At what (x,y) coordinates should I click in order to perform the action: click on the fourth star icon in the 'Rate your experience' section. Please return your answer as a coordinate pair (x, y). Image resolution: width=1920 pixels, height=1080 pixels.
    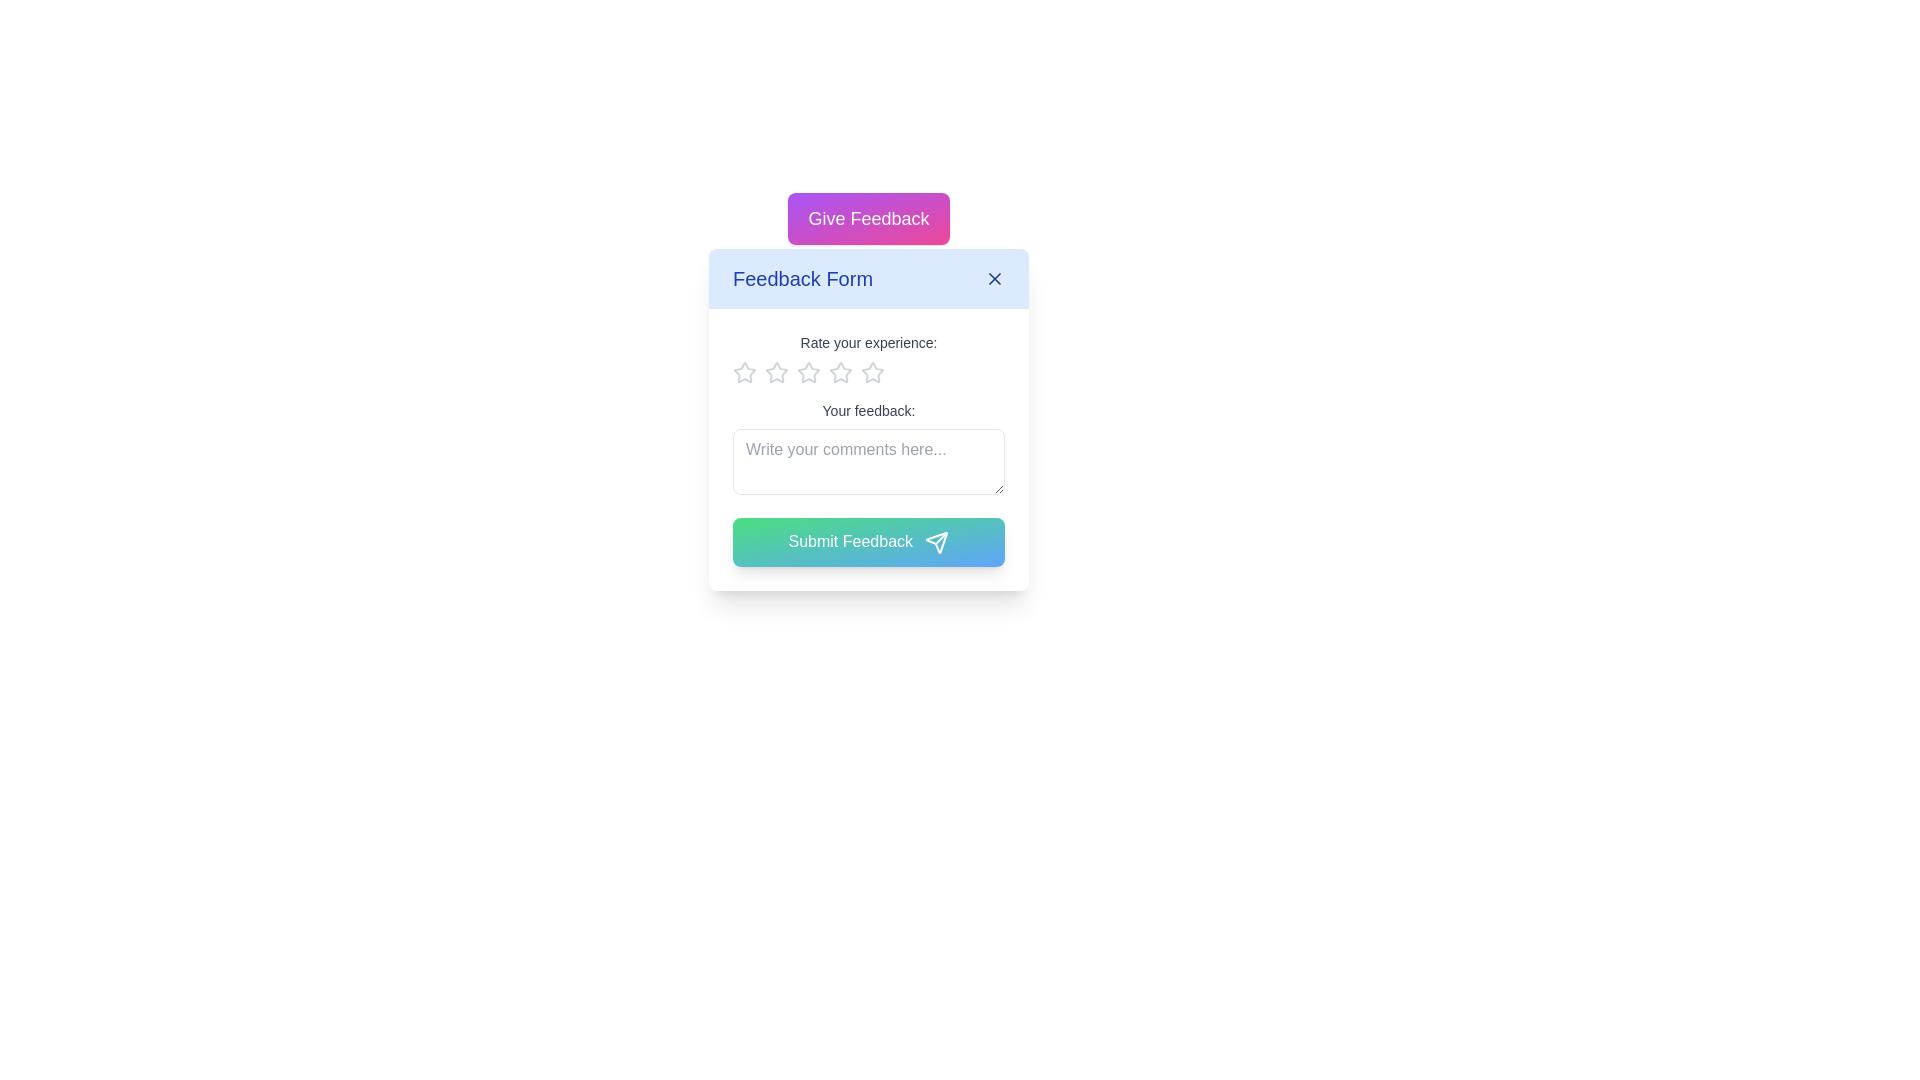
    Looking at the image, I should click on (873, 372).